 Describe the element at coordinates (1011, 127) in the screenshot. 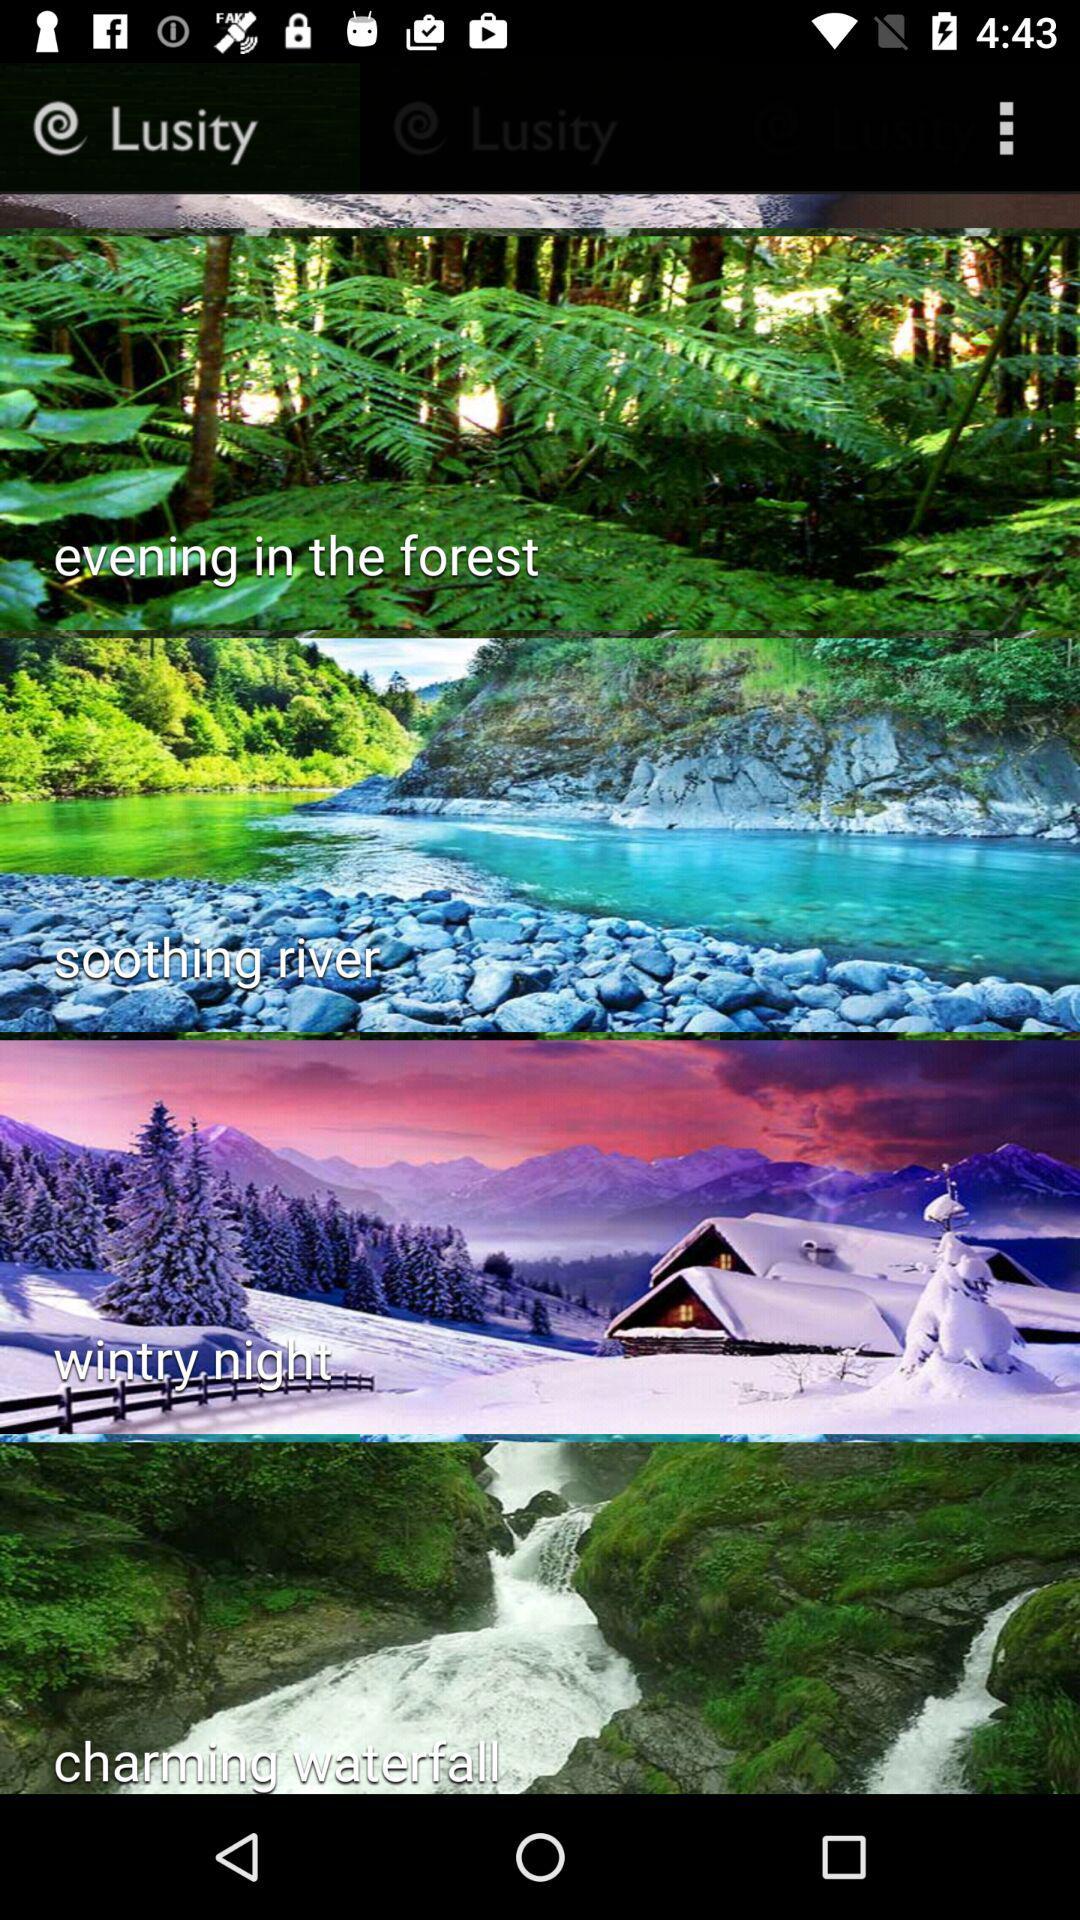

I see `menu button` at that location.